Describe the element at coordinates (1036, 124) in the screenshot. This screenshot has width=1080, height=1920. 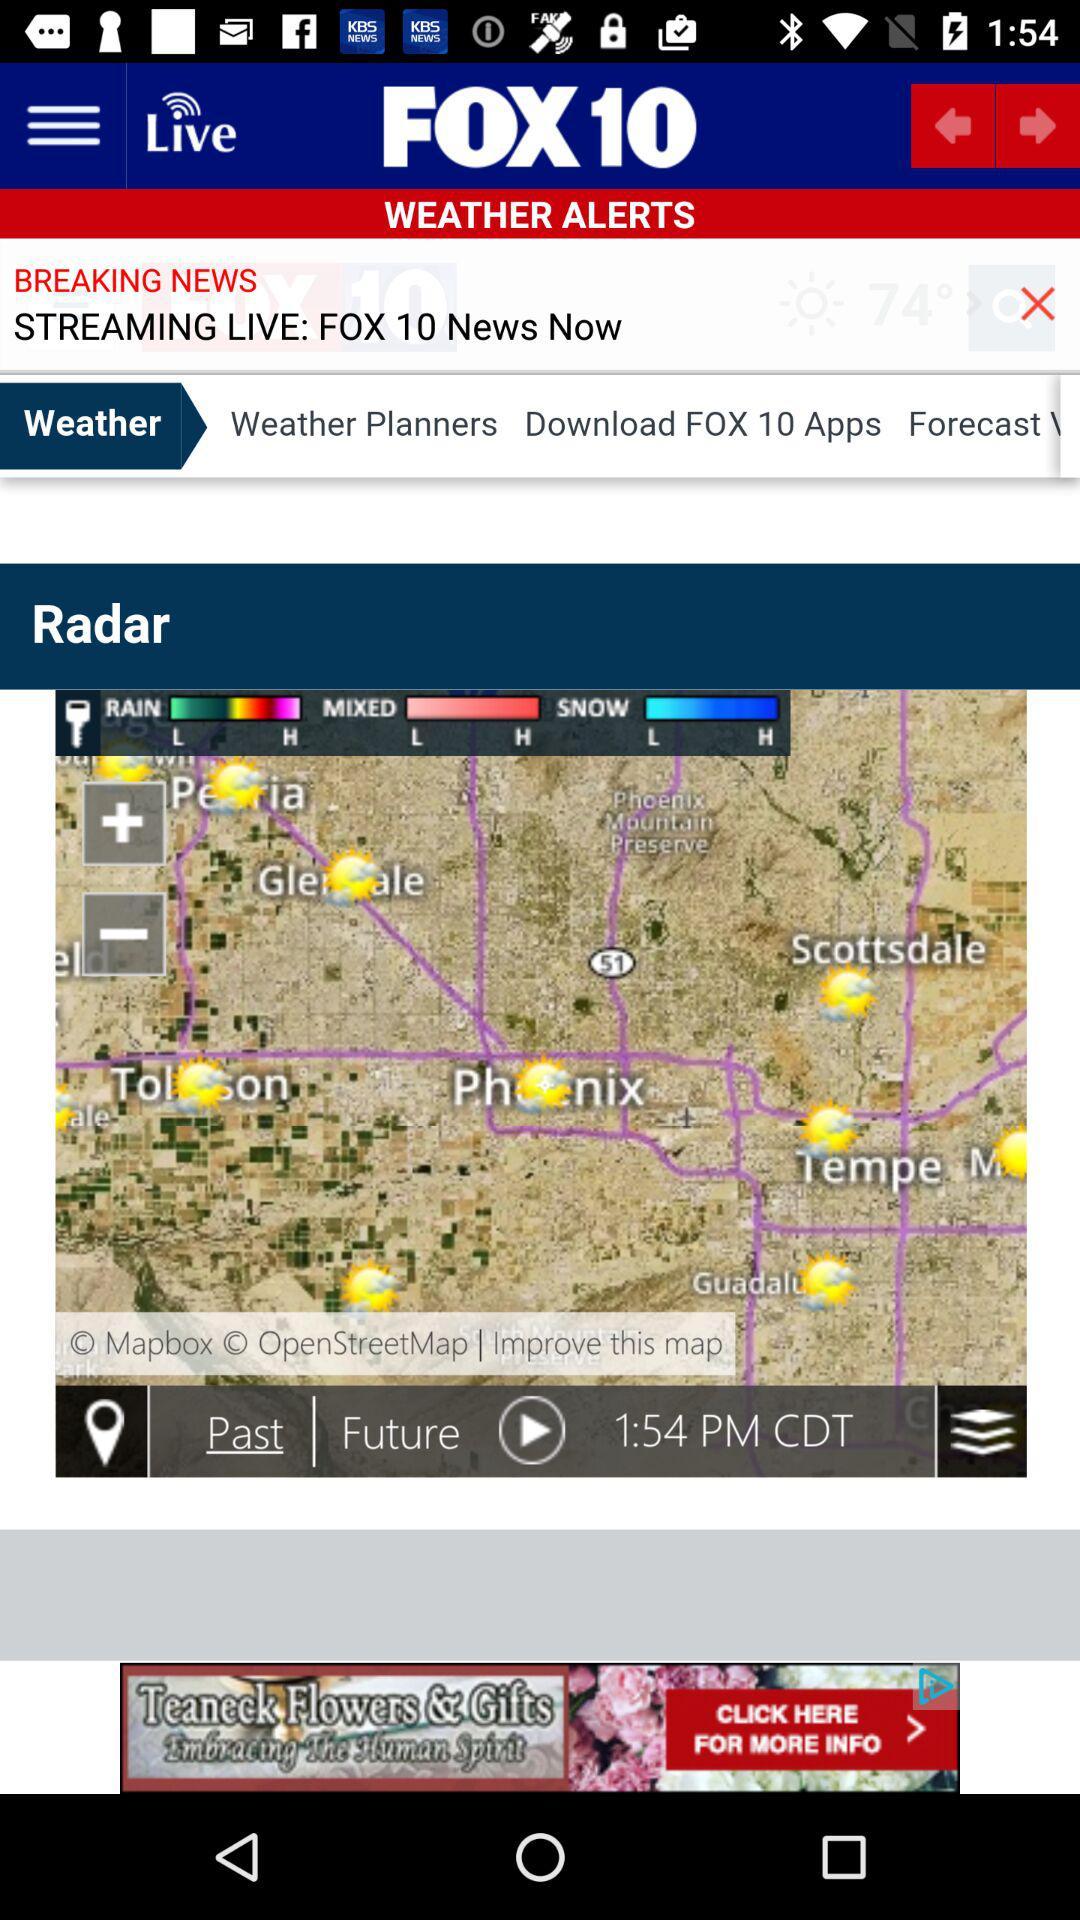
I see `the arrow_forward icon` at that location.